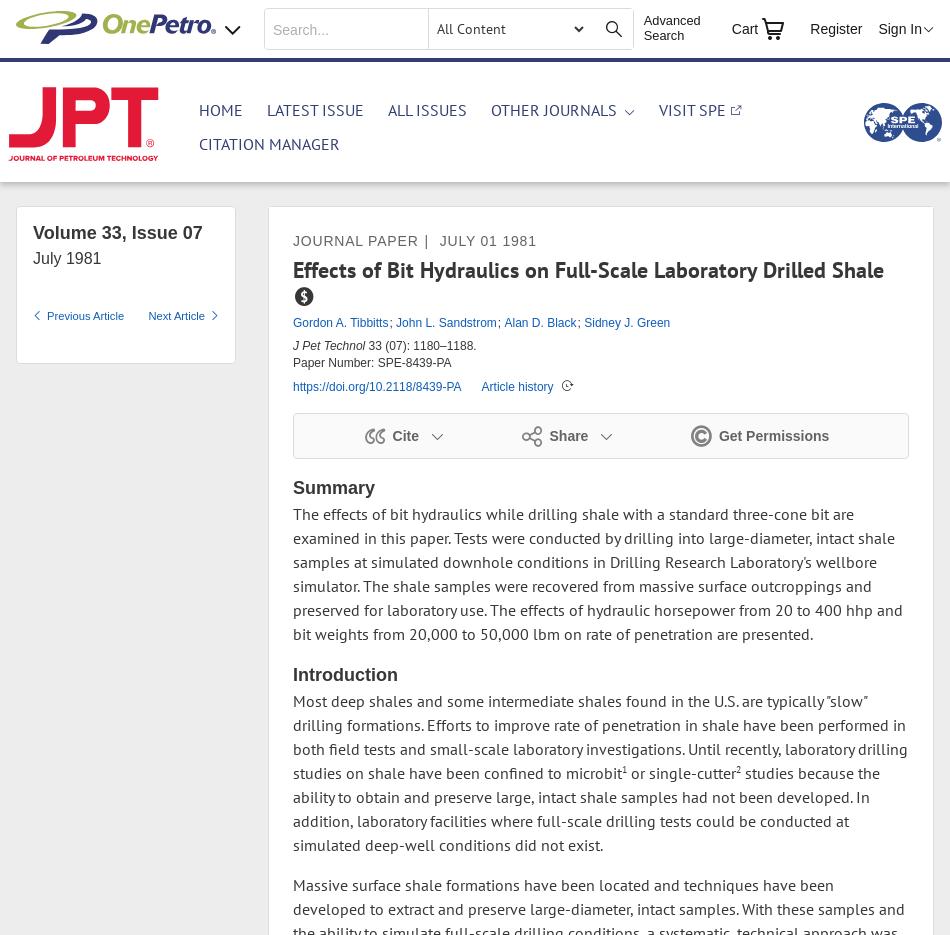 This screenshot has height=935, width=950. What do you see at coordinates (627, 323) in the screenshot?
I see `'Sidney J. Green'` at bounding box center [627, 323].